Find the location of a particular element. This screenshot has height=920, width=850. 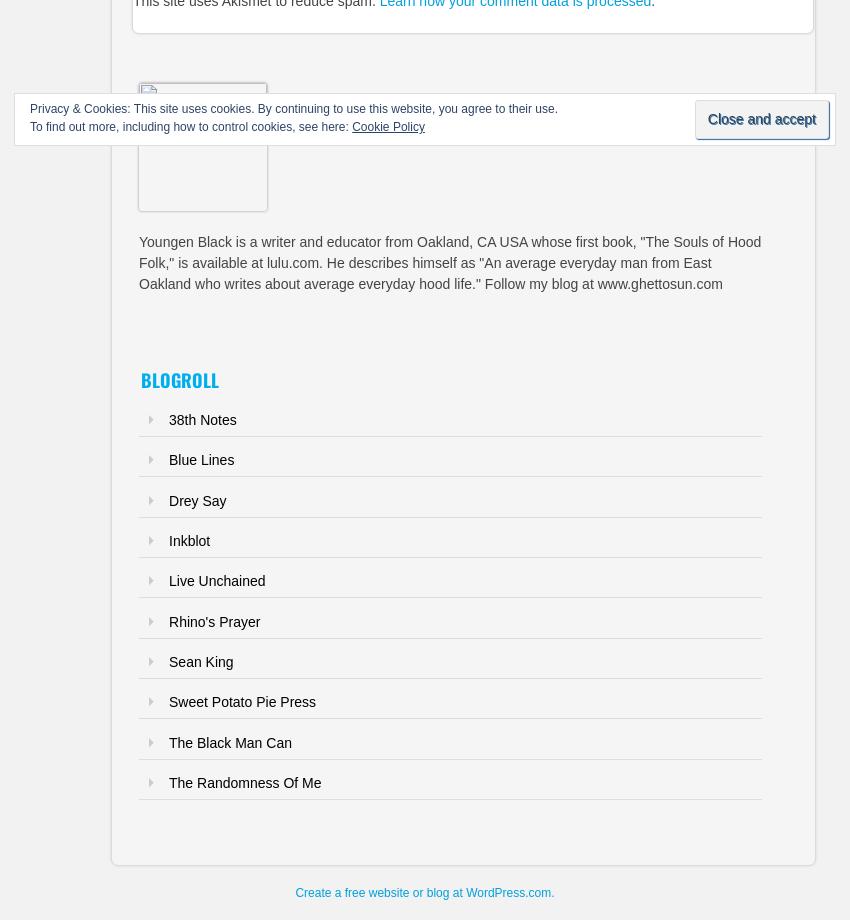

'Sean King' is located at coordinates (200, 661).